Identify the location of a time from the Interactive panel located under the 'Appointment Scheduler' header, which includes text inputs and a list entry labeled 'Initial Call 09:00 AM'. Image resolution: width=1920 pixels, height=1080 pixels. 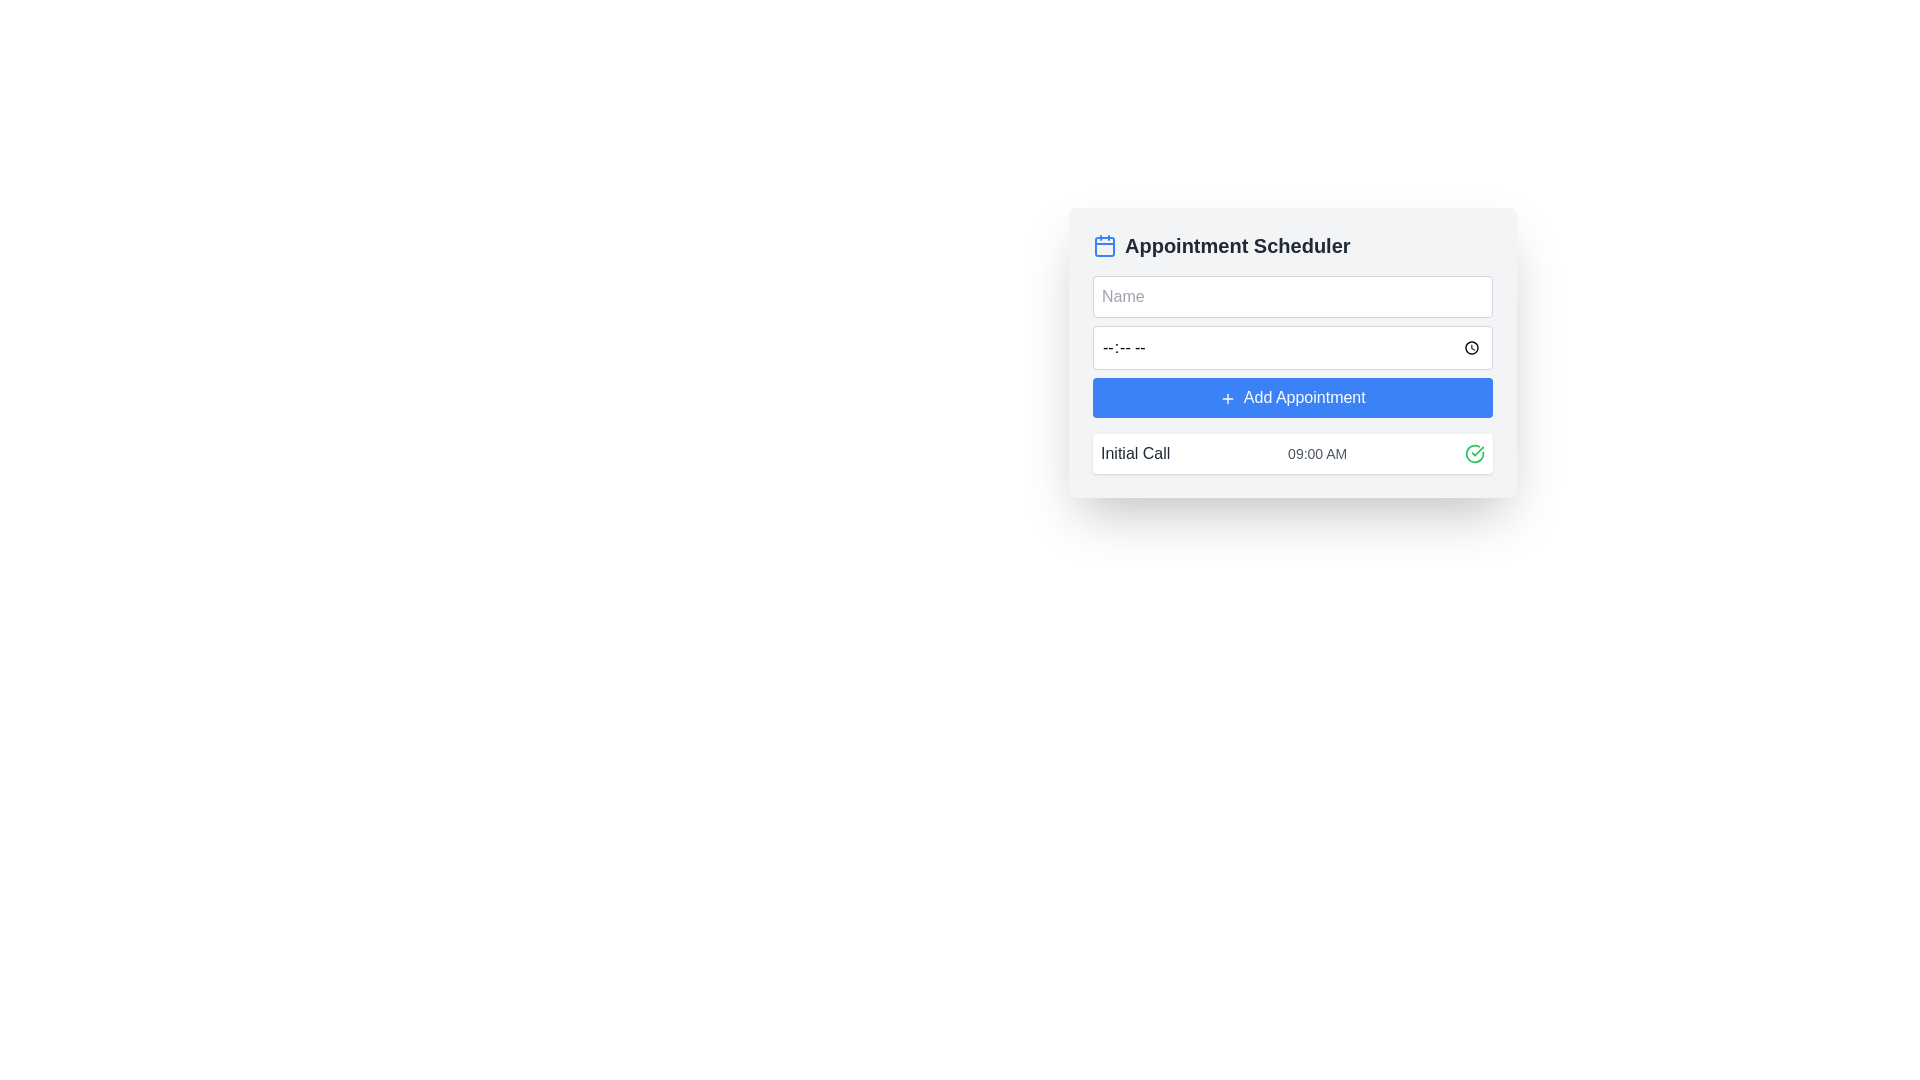
(1292, 352).